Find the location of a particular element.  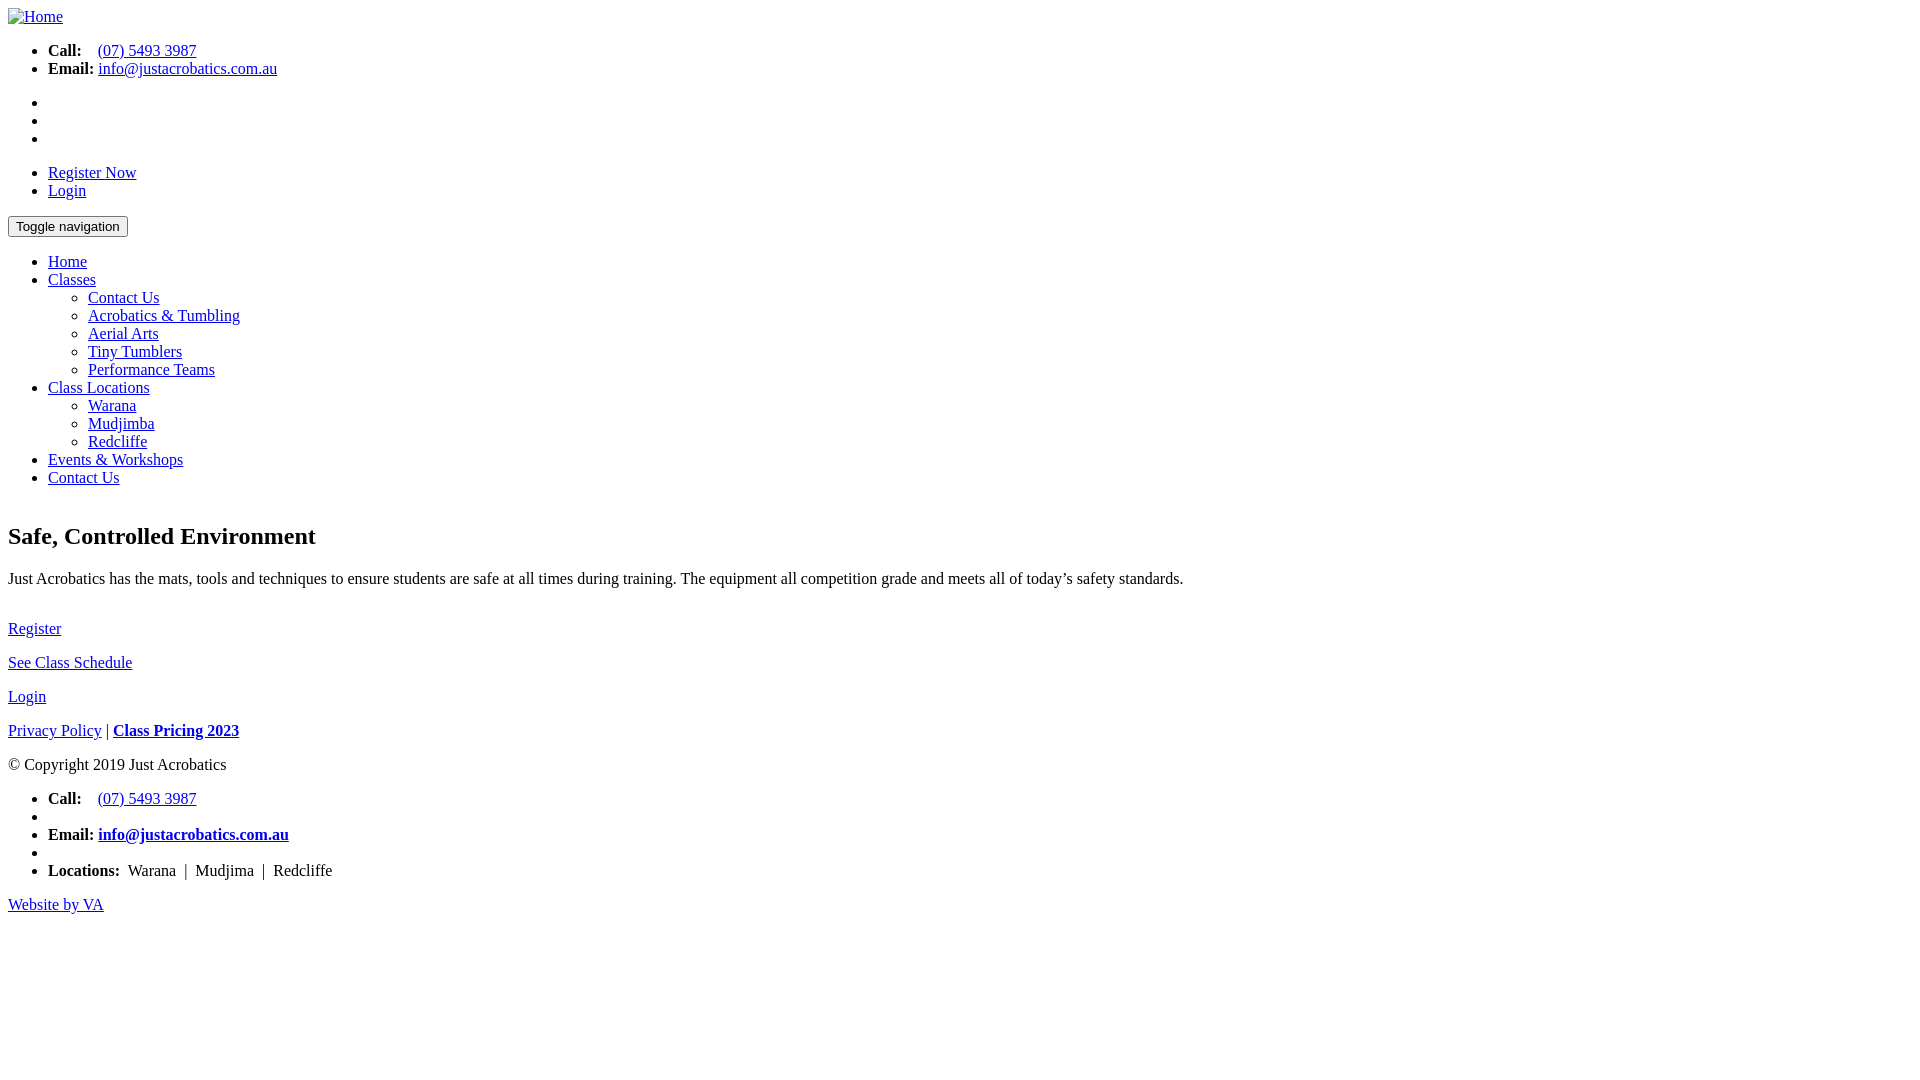

'Performance Teams' is located at coordinates (150, 369).